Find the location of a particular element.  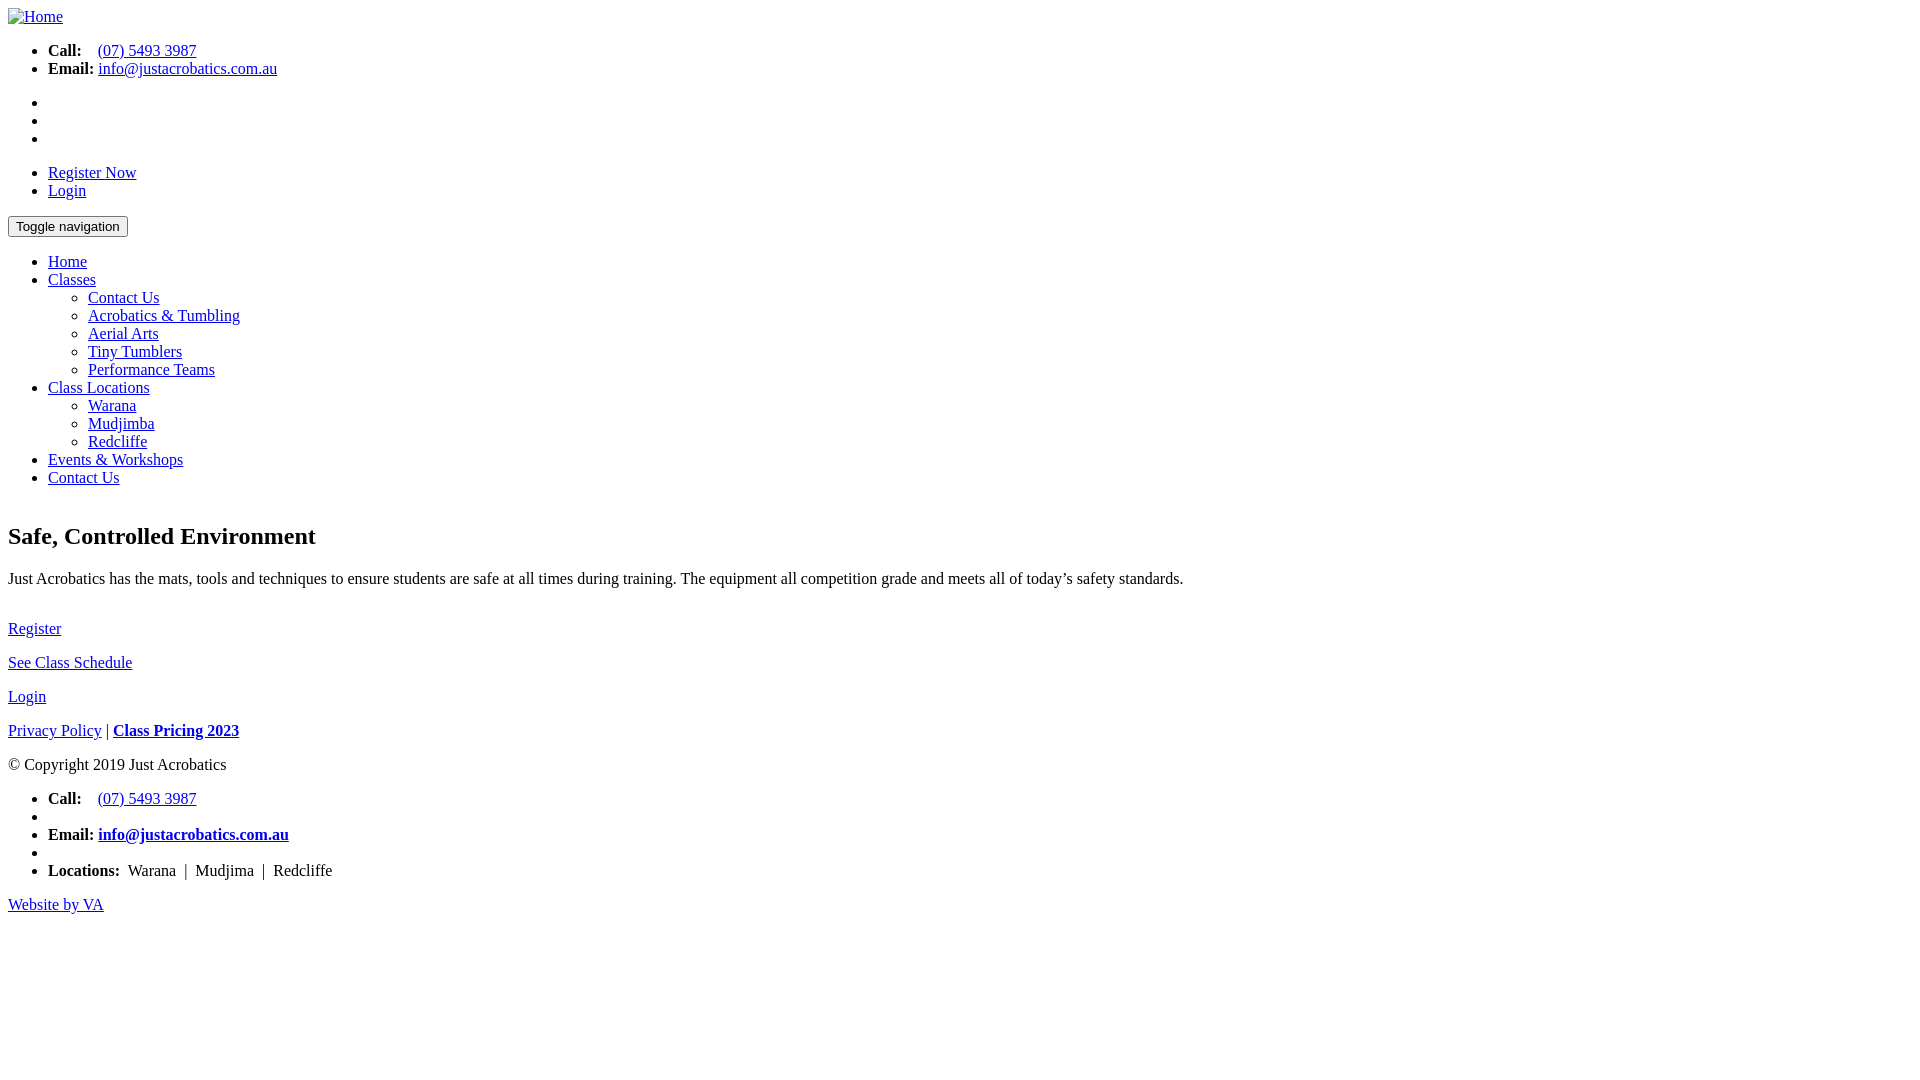

'Performance Teams' is located at coordinates (150, 369).